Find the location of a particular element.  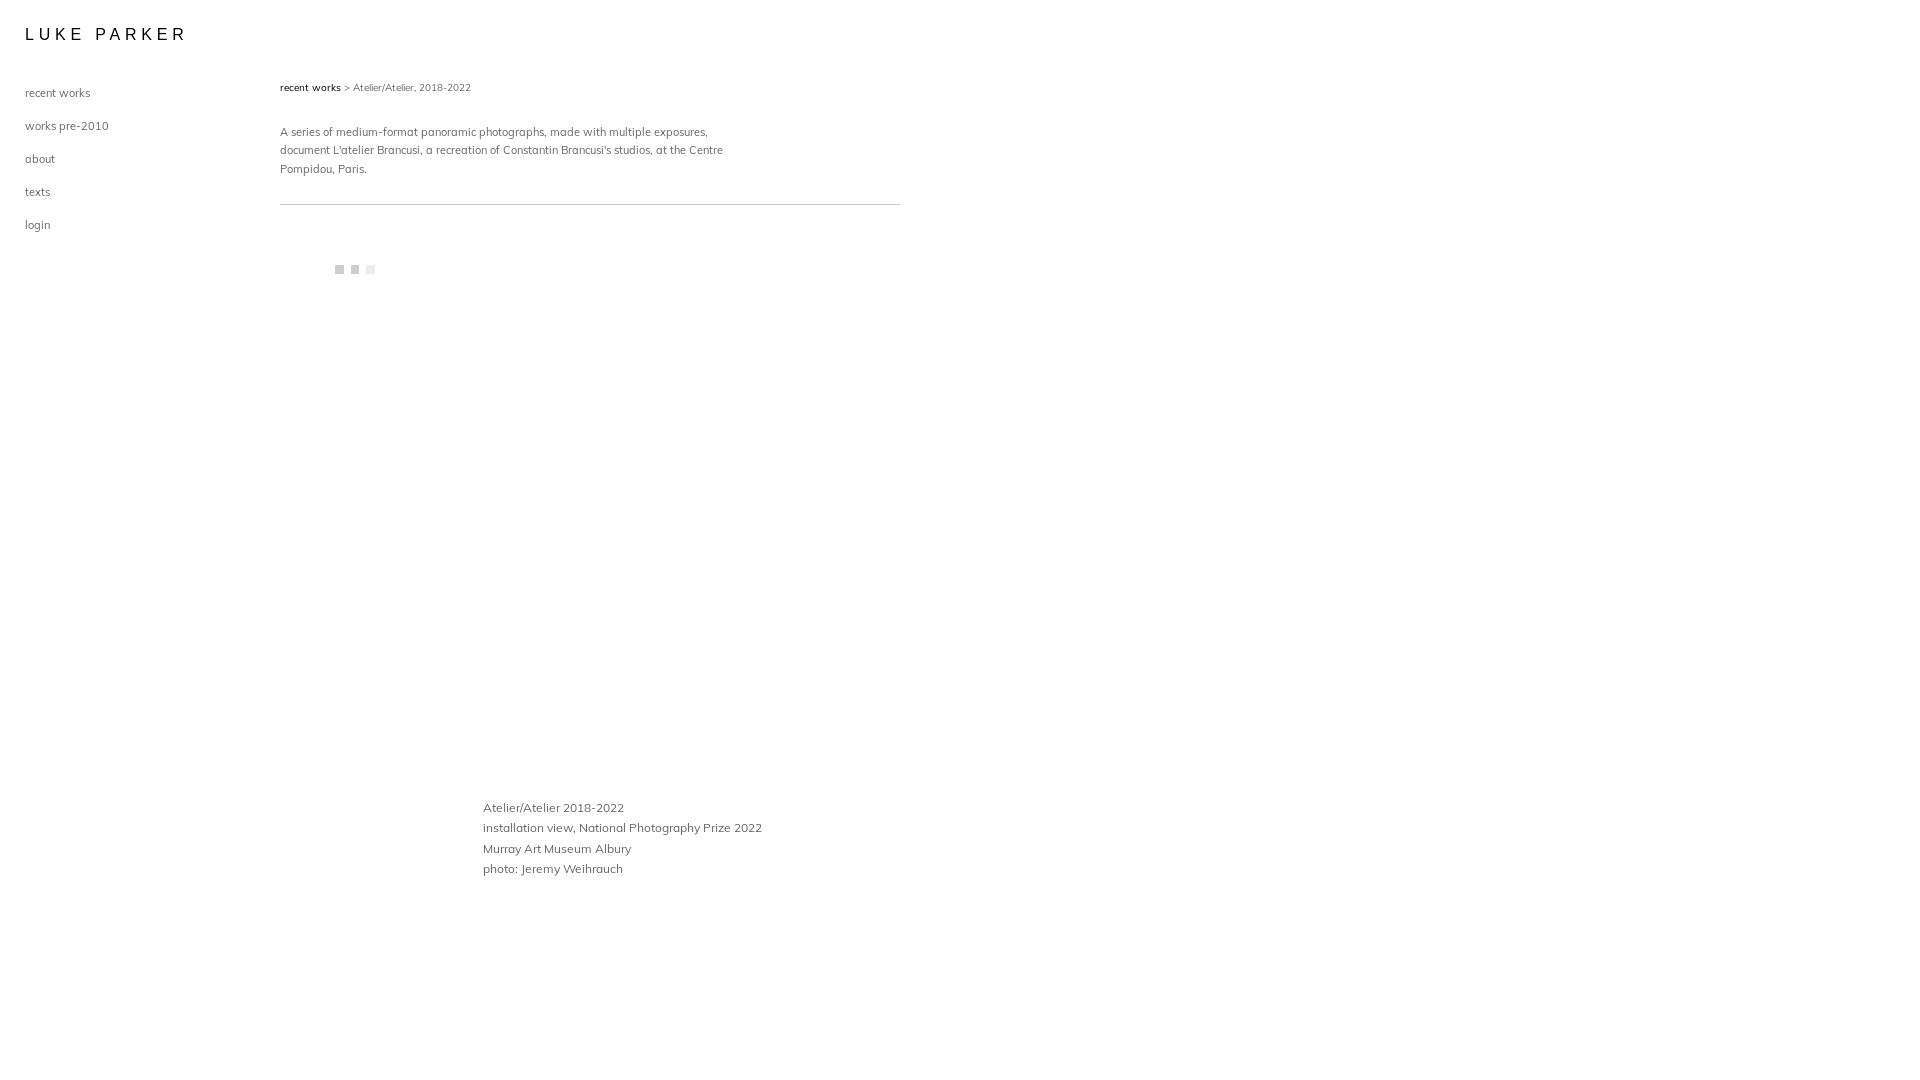

'LUKE PARKER' is located at coordinates (75, 34).